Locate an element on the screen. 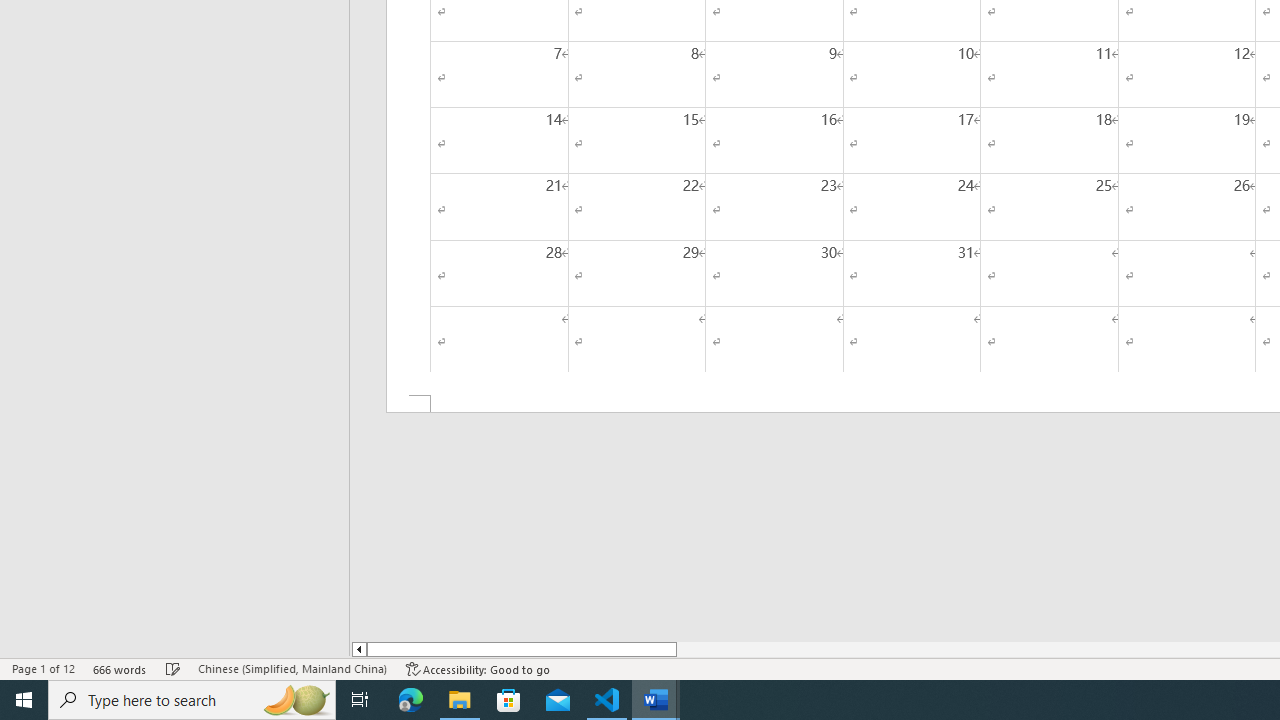 This screenshot has width=1280, height=720. 'Spelling and Grammar Check Checking' is located at coordinates (173, 669).